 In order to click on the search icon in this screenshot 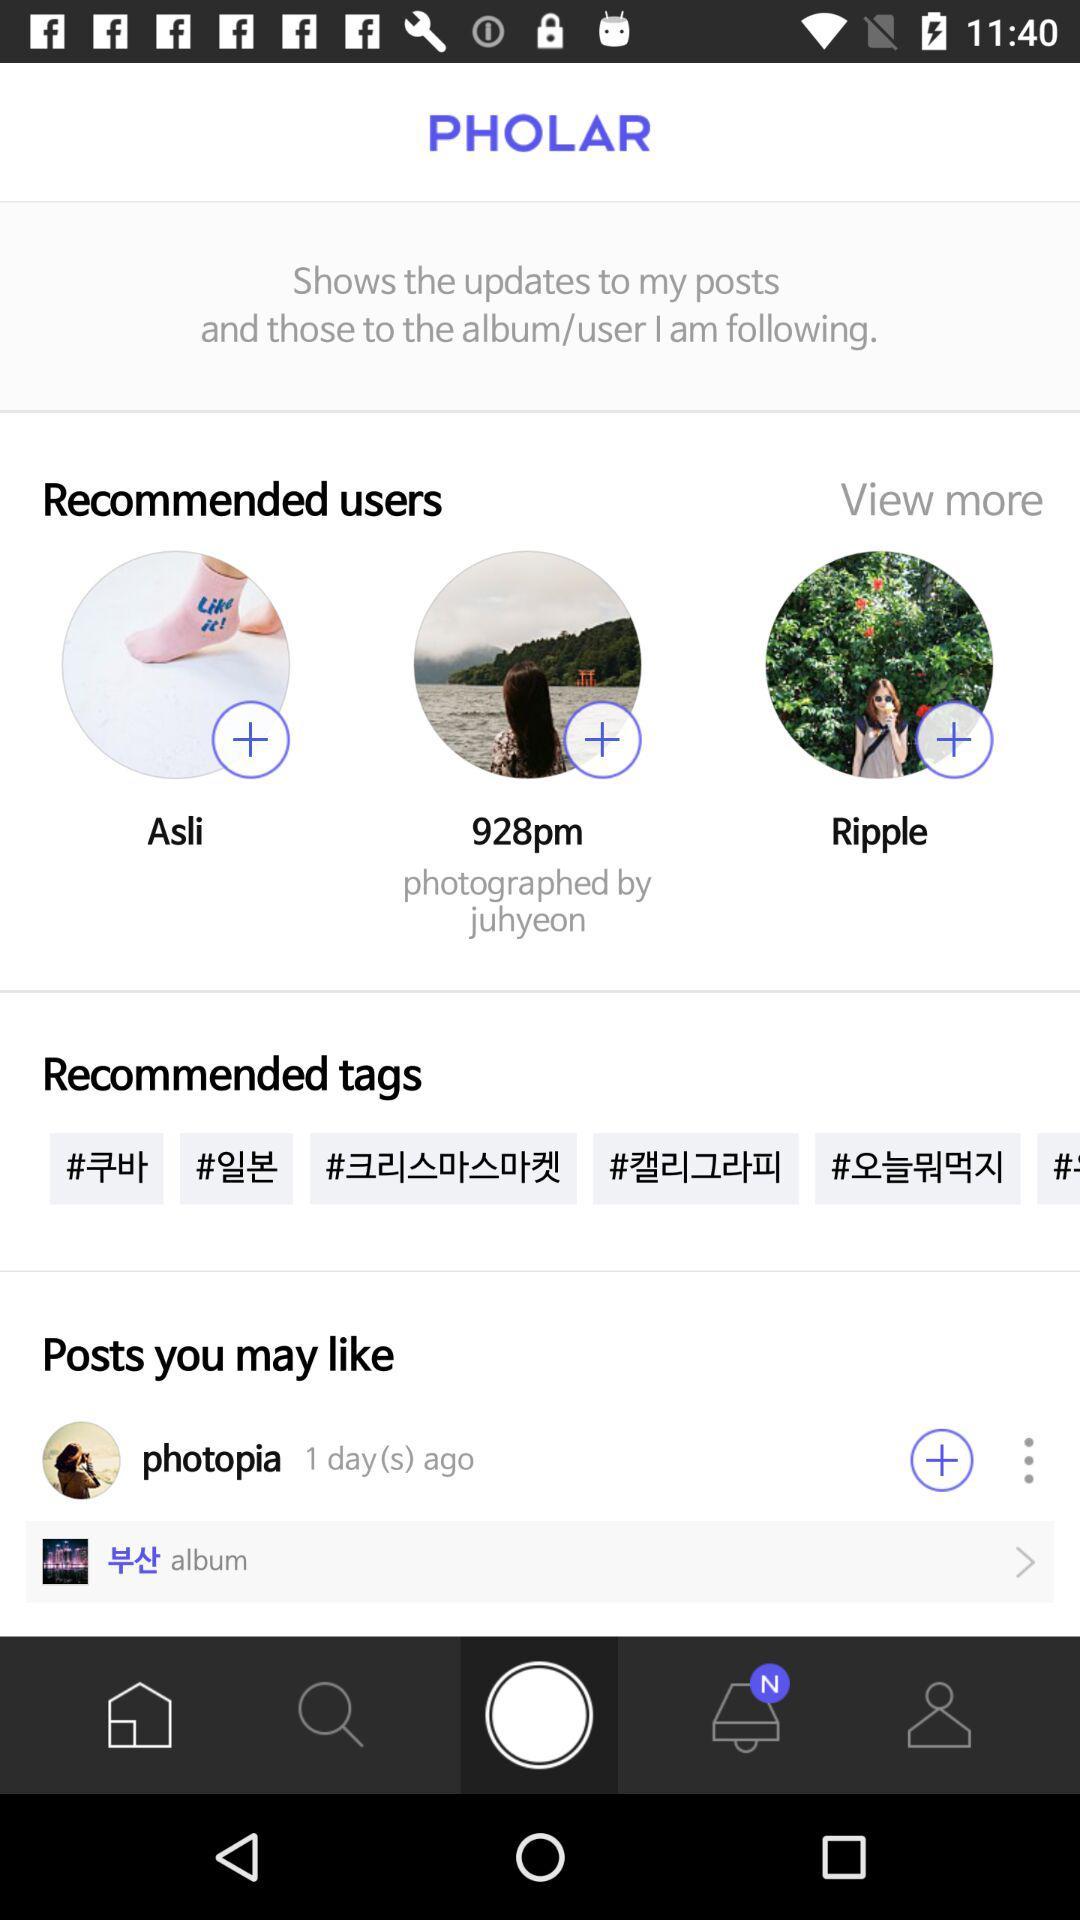, I will do `click(331, 1713)`.